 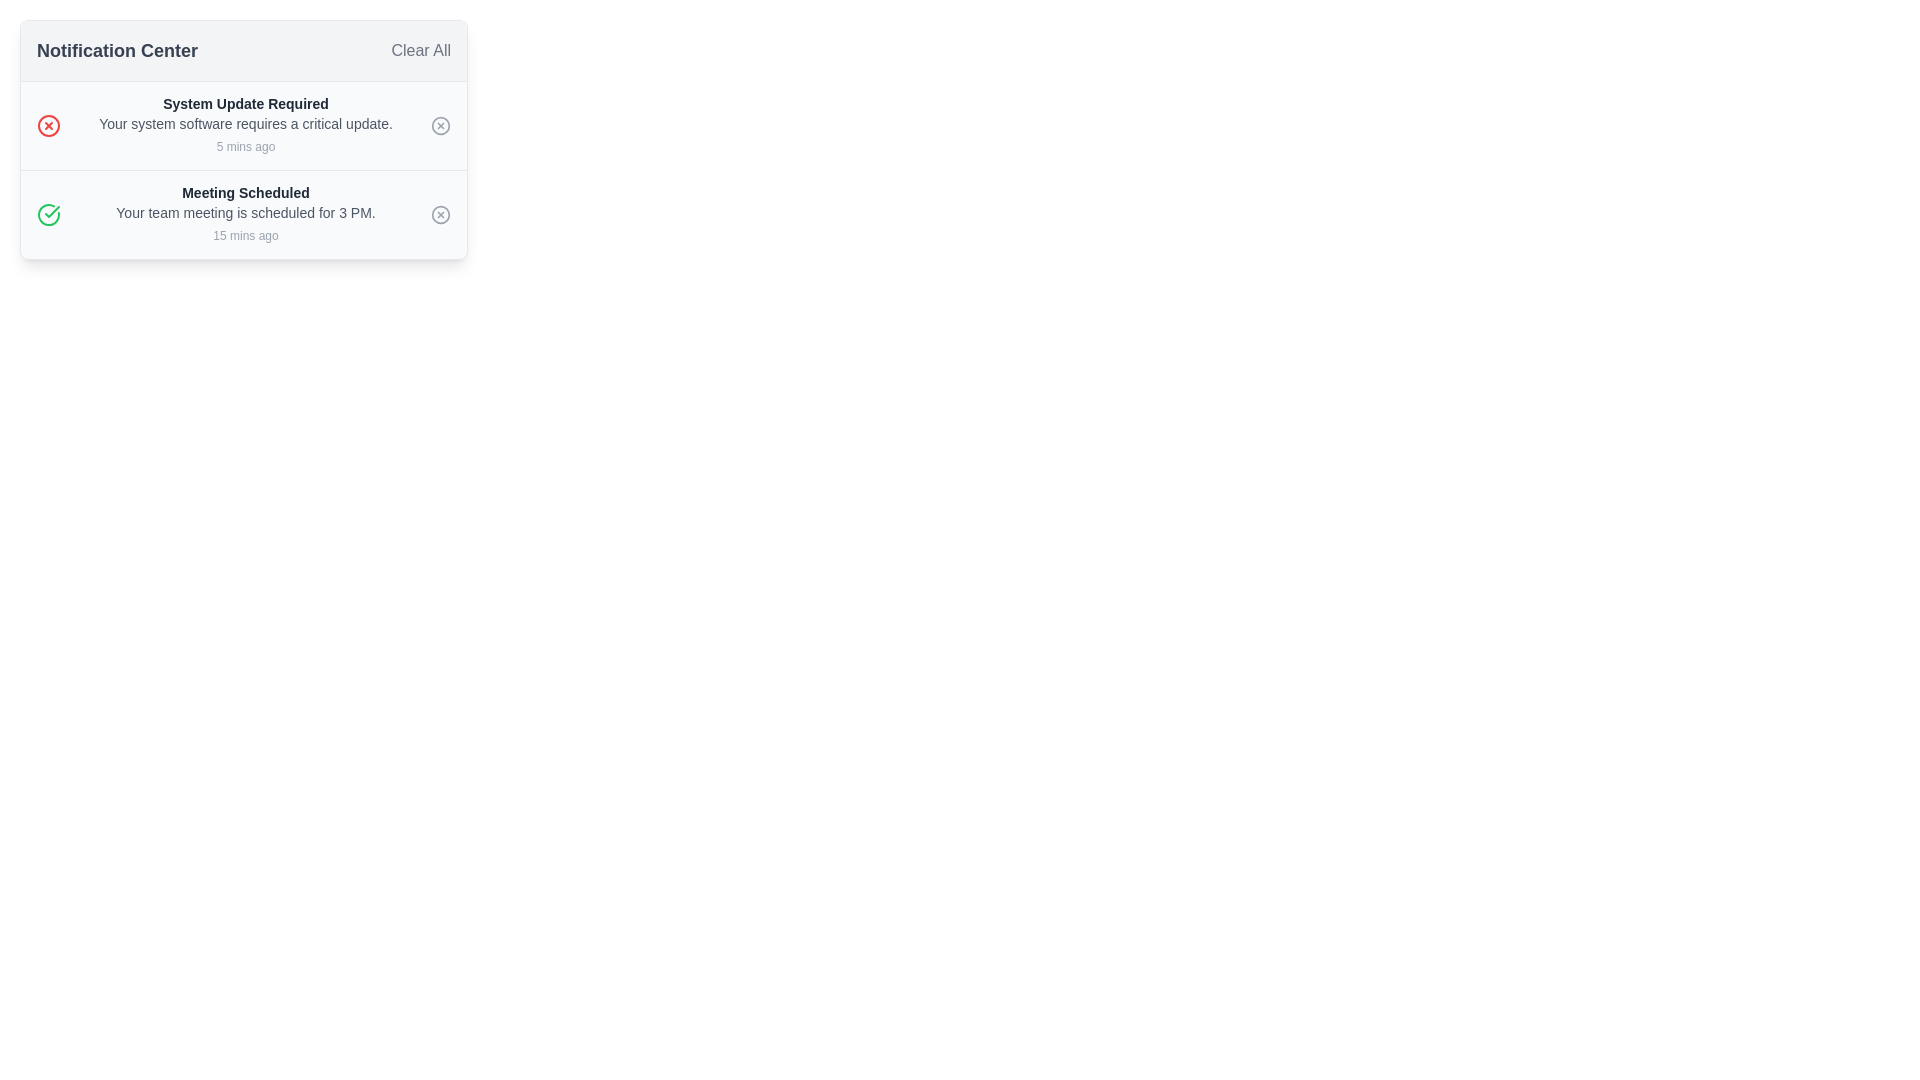 What do you see at coordinates (48, 215) in the screenshot?
I see `the circular green outlined icon with a check mark inside, located to the left of the text 'Meeting Scheduled' in the second notification entry` at bounding box center [48, 215].